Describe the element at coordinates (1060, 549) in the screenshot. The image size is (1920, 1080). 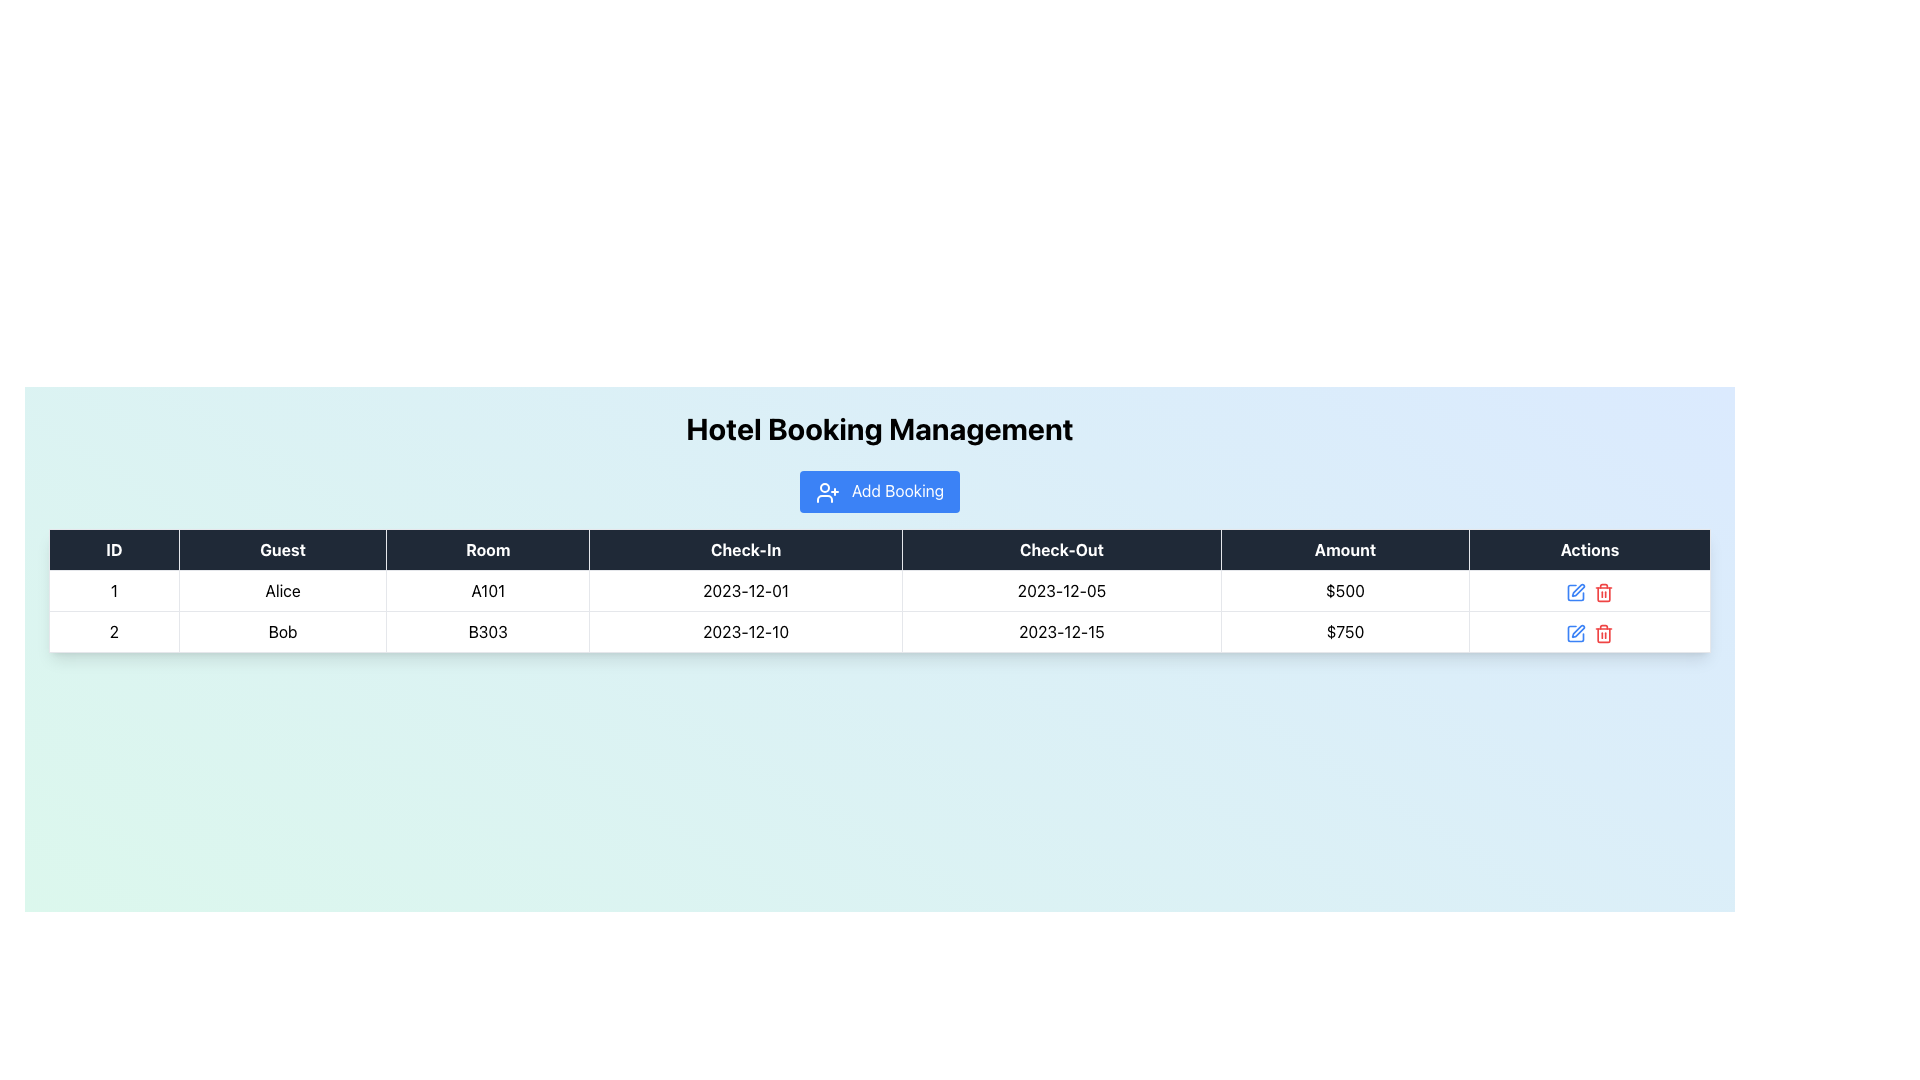
I see `the 'Check-Out' table header cell, which is the fifth header in a horizontal sequence that includes 'ID', 'Guest', 'Room', 'Check-In', 'Check-Out', 'Amount', and 'Actions'` at that location.